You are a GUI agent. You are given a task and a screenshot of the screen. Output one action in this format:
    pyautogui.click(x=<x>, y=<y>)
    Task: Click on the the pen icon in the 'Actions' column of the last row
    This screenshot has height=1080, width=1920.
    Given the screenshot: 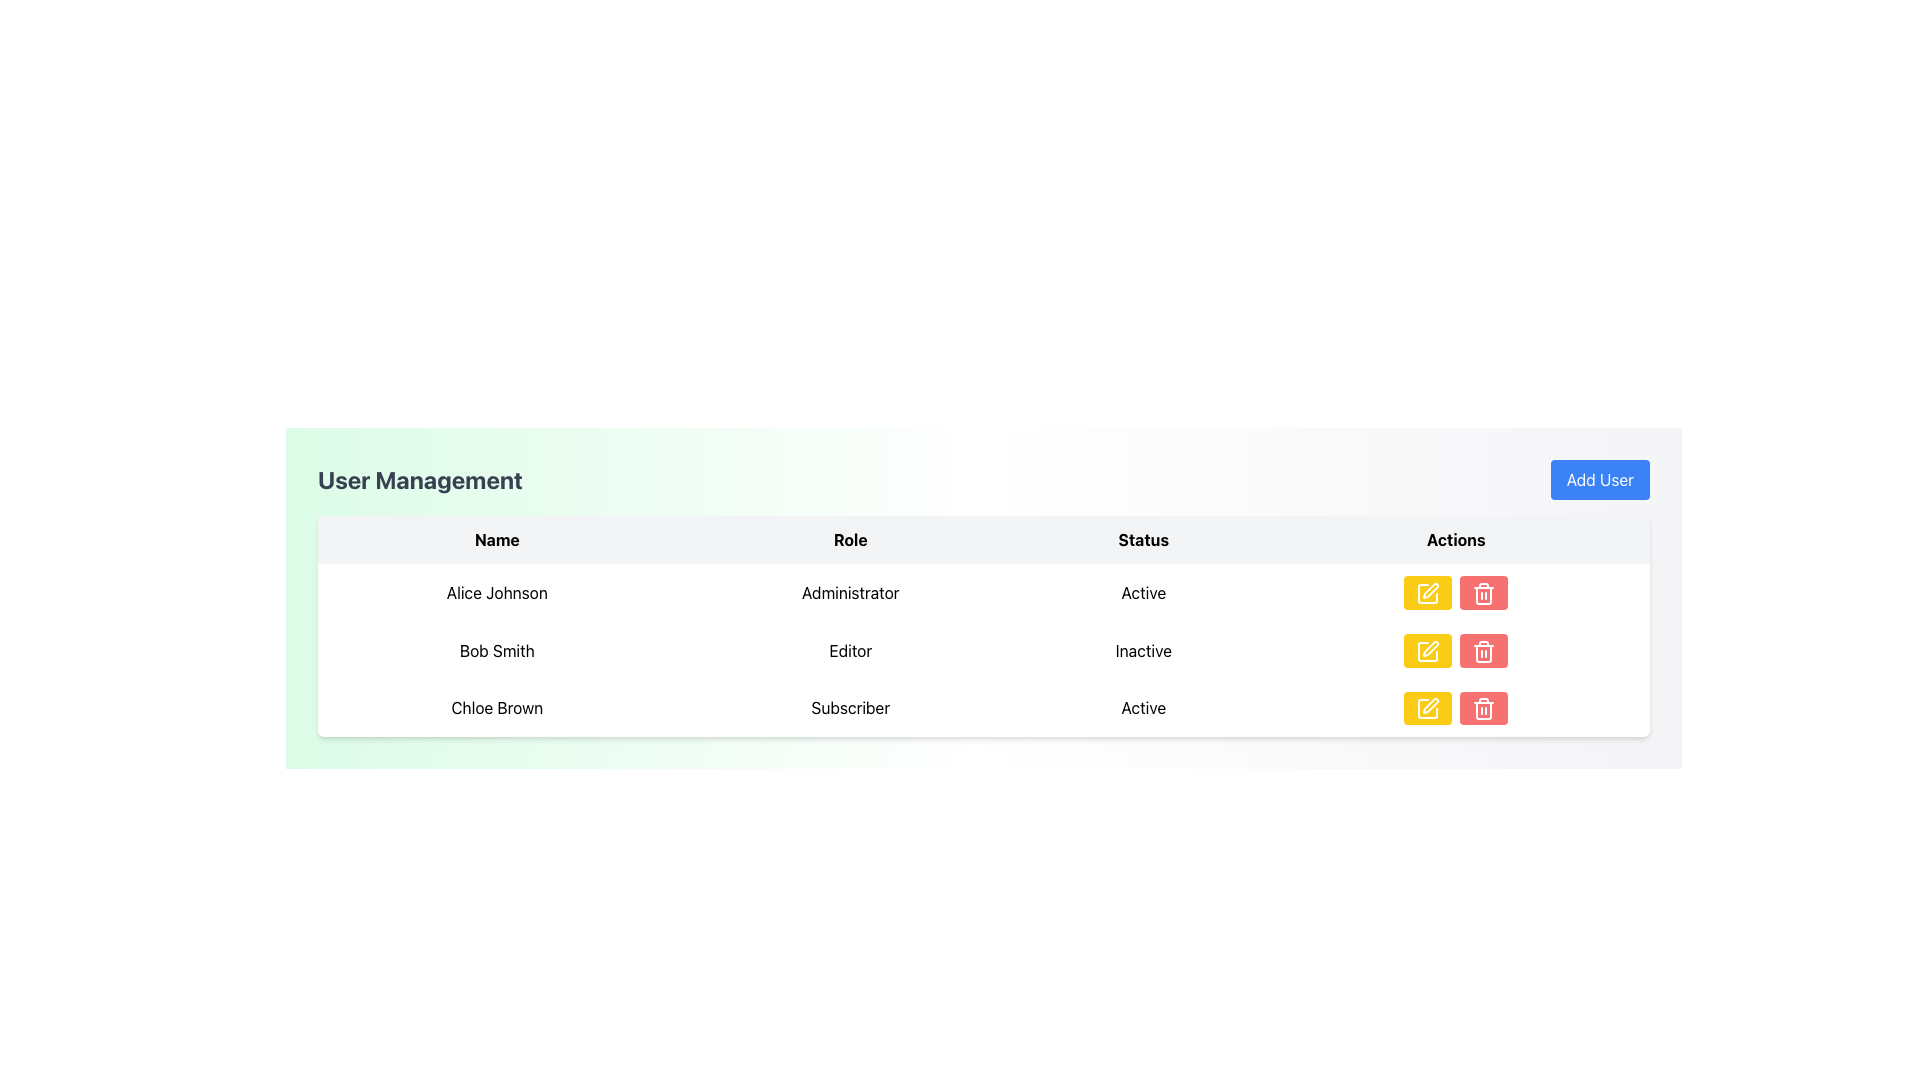 What is the action you would take?
    pyautogui.click(x=1430, y=705)
    